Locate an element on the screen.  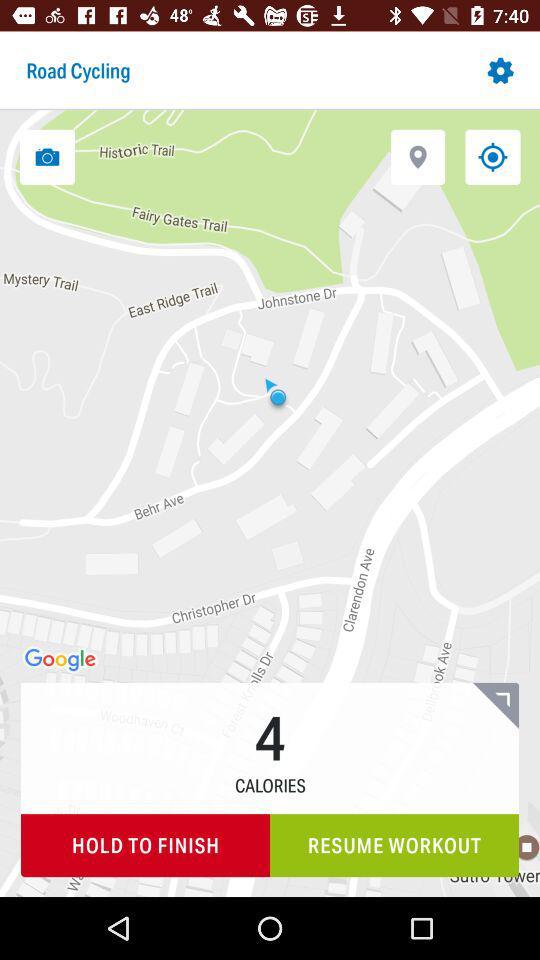
icon at the top left corner is located at coordinates (47, 156).